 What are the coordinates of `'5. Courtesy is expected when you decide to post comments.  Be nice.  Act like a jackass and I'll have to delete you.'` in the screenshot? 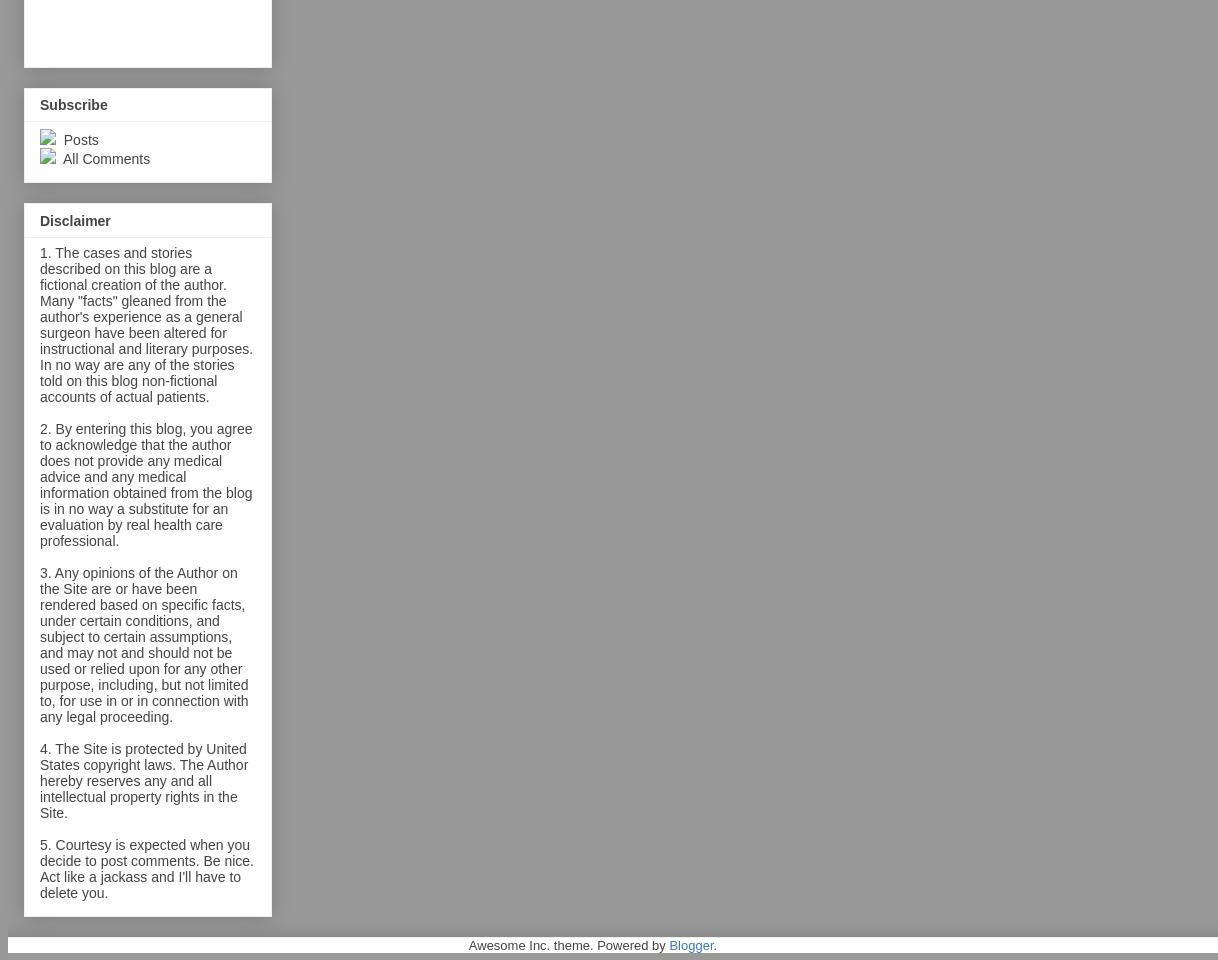 It's located at (146, 867).